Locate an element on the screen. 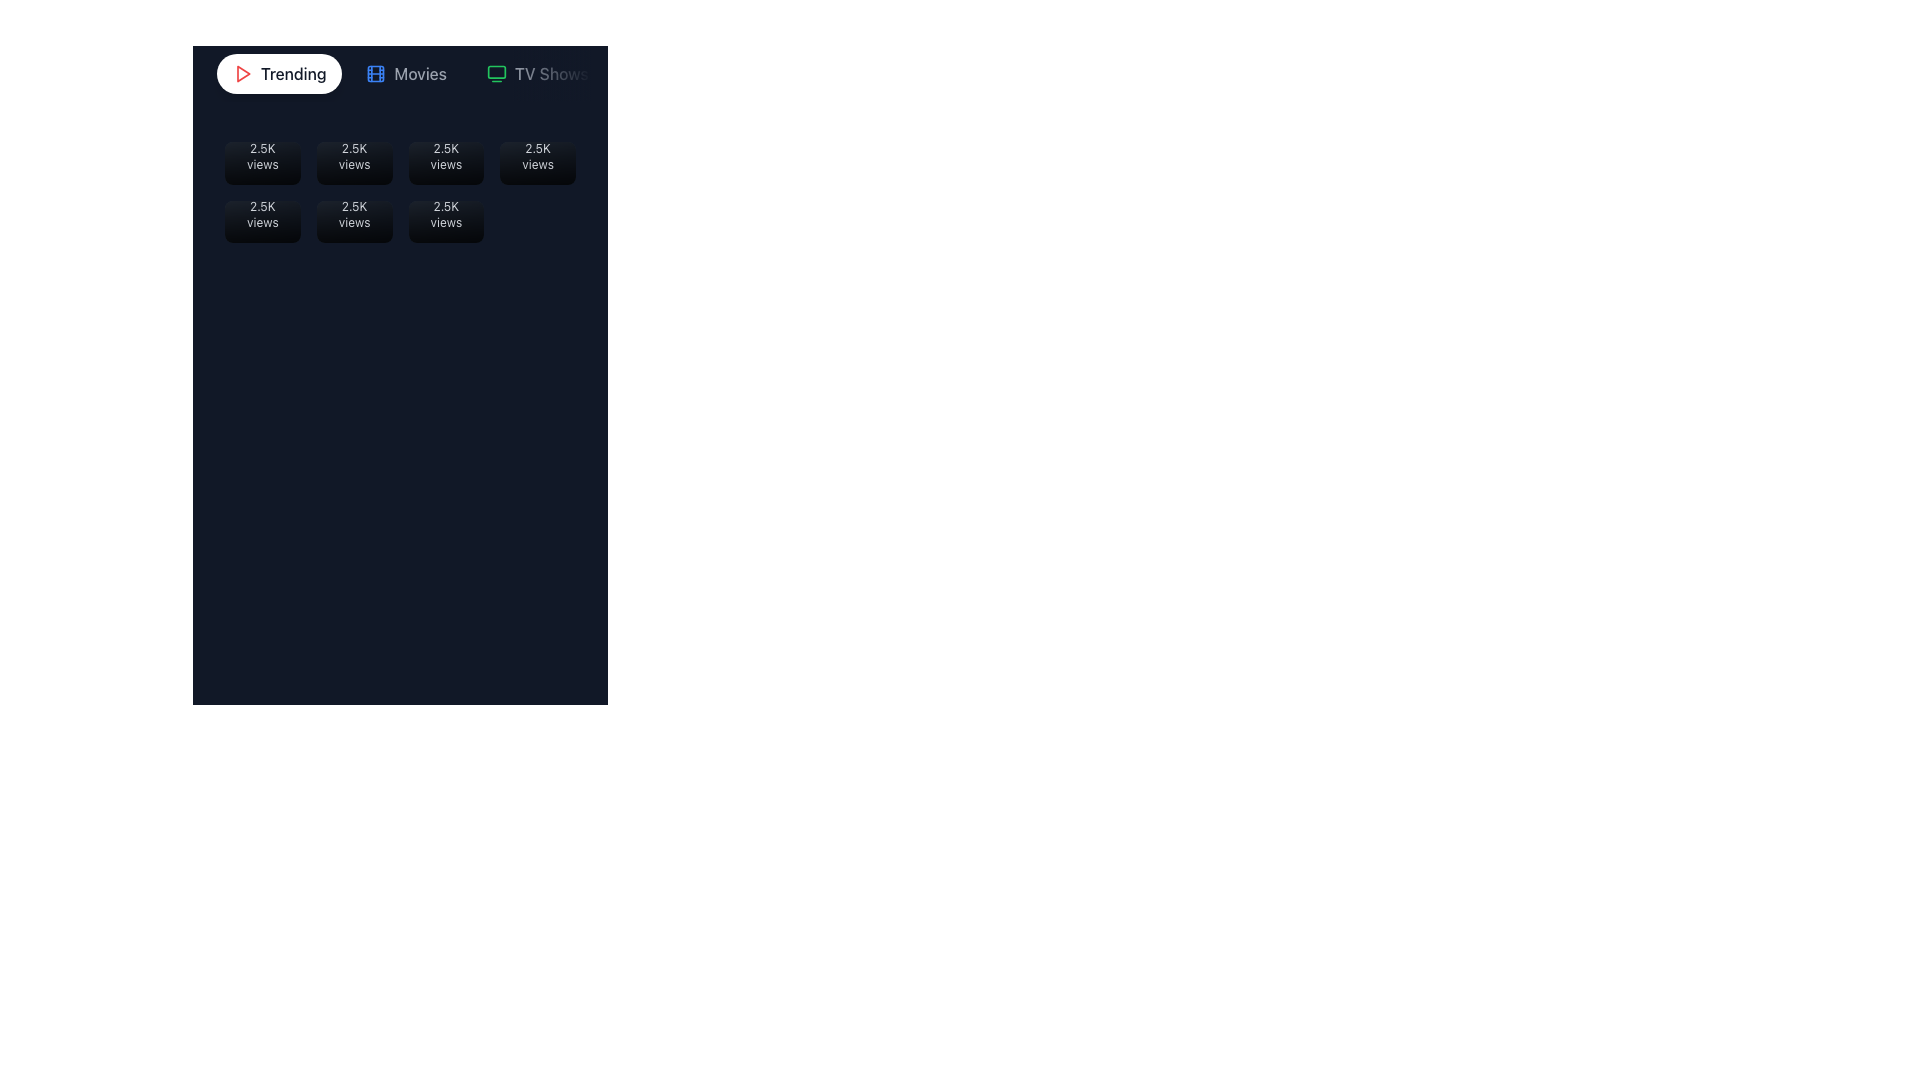 This screenshot has height=1080, width=1920. the Text Label displaying '2.5K views' that is styled in a contrasting color against a dark rectangular background, located in the second row, first column of the grid layout is located at coordinates (261, 221).